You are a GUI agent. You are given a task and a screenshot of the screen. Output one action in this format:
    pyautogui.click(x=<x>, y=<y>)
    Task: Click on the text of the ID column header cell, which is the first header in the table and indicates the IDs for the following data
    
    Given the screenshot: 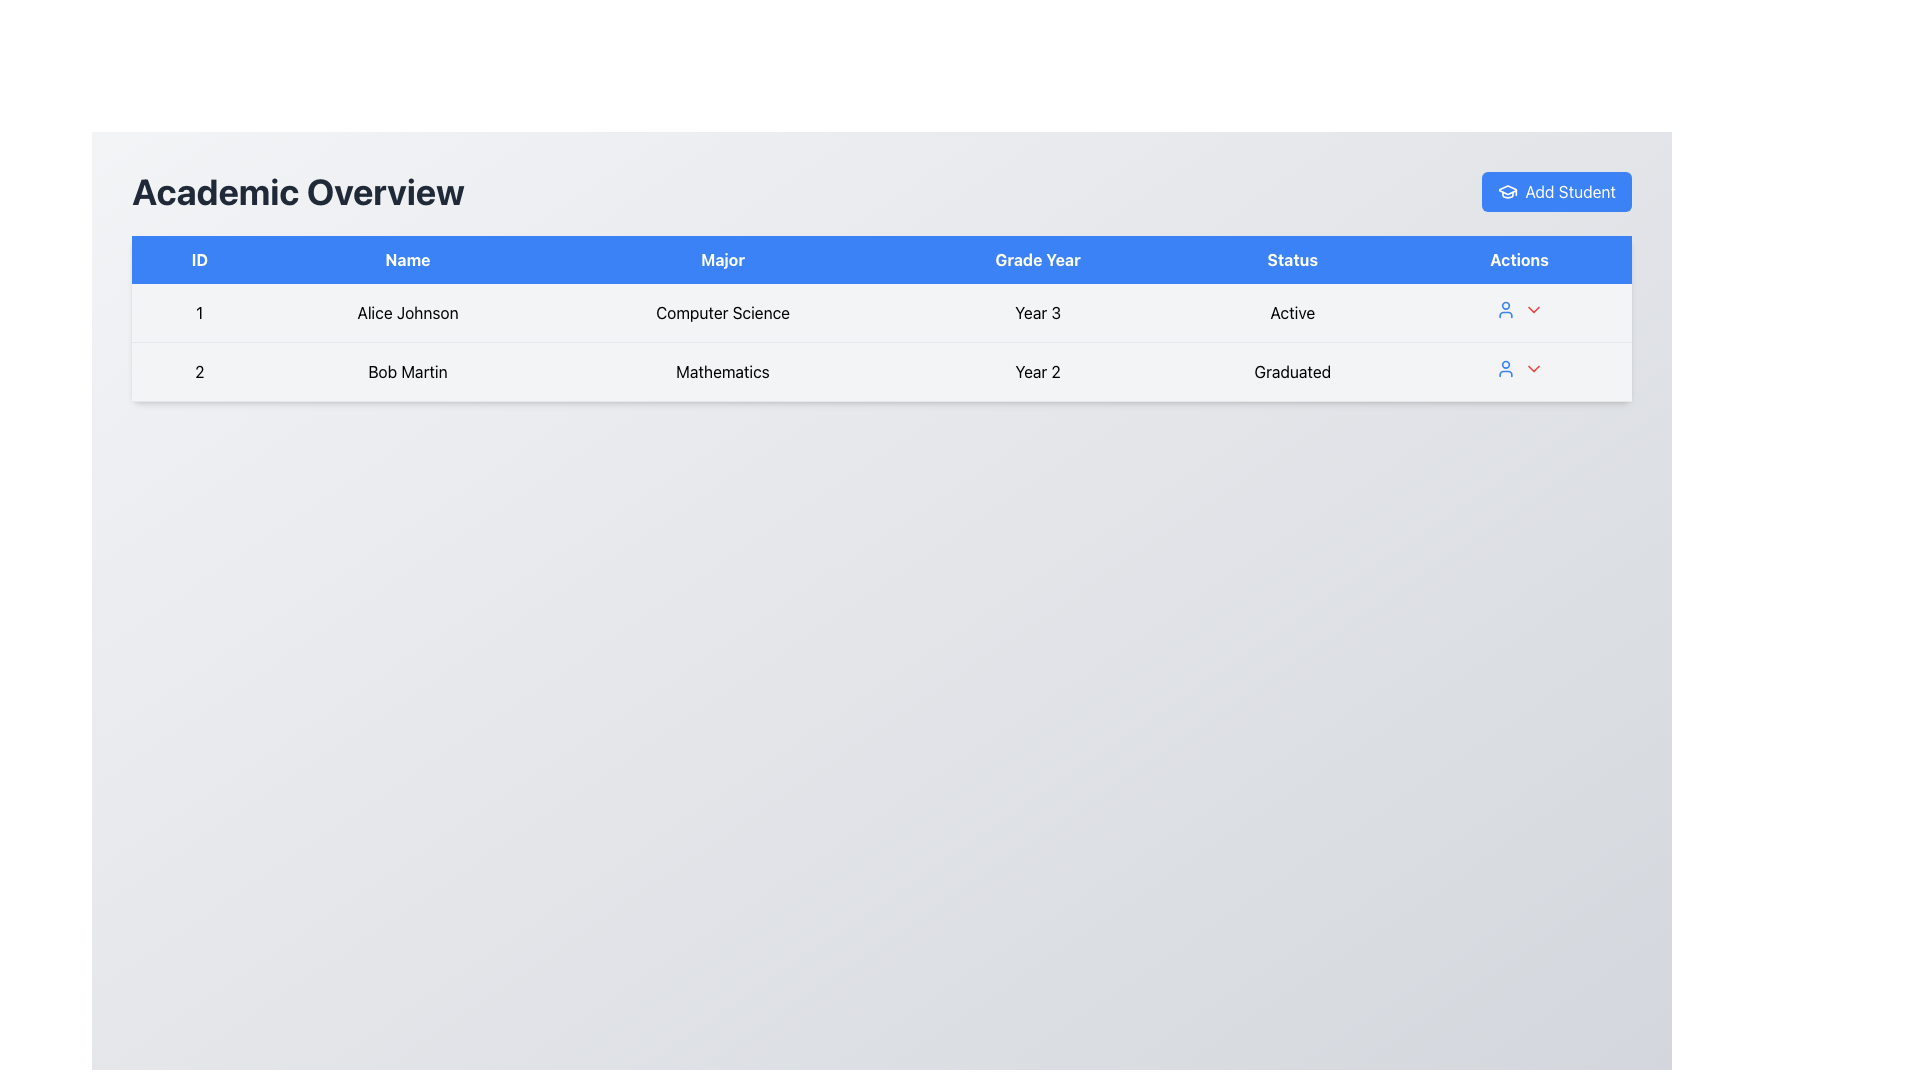 What is the action you would take?
    pyautogui.click(x=199, y=258)
    